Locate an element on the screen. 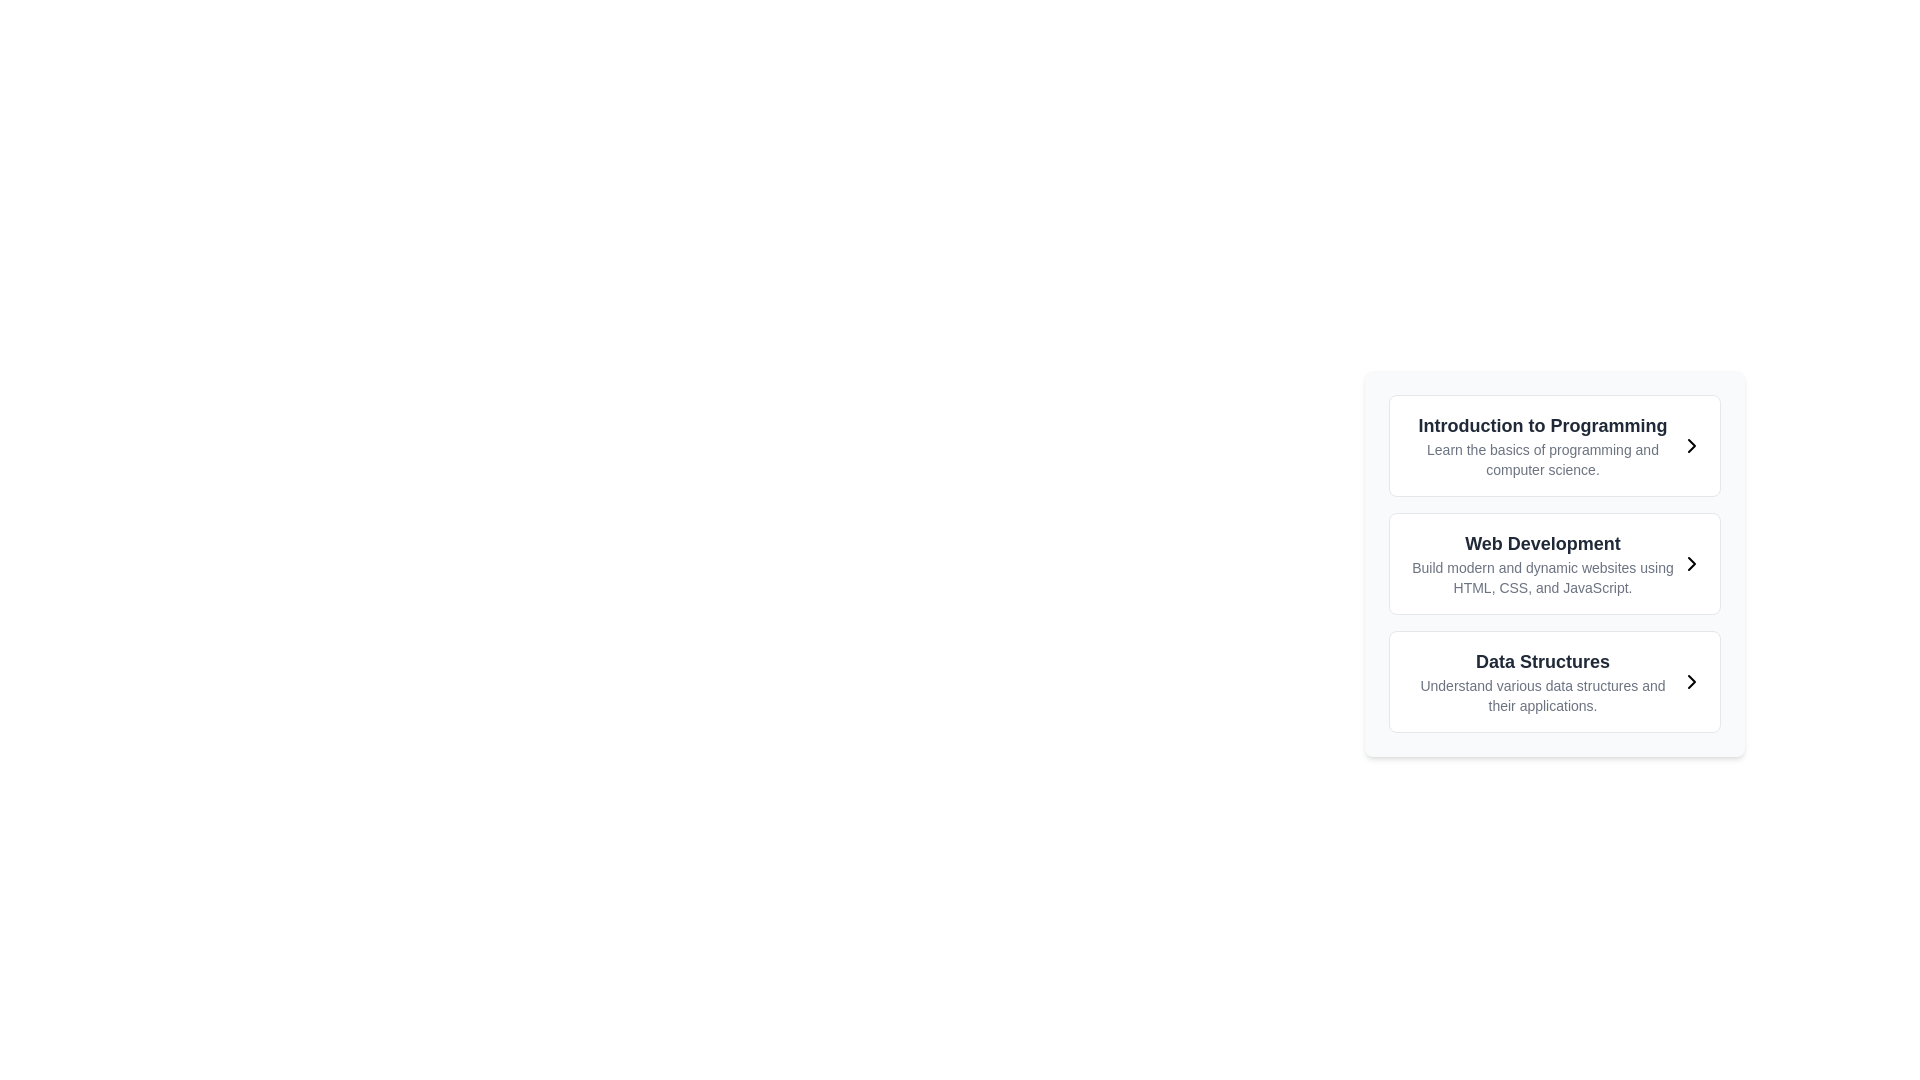  the right-pointing chevron icon located at the rightmost side of the 'Data Structures' row within the vertical list layout is located at coordinates (1690, 681).